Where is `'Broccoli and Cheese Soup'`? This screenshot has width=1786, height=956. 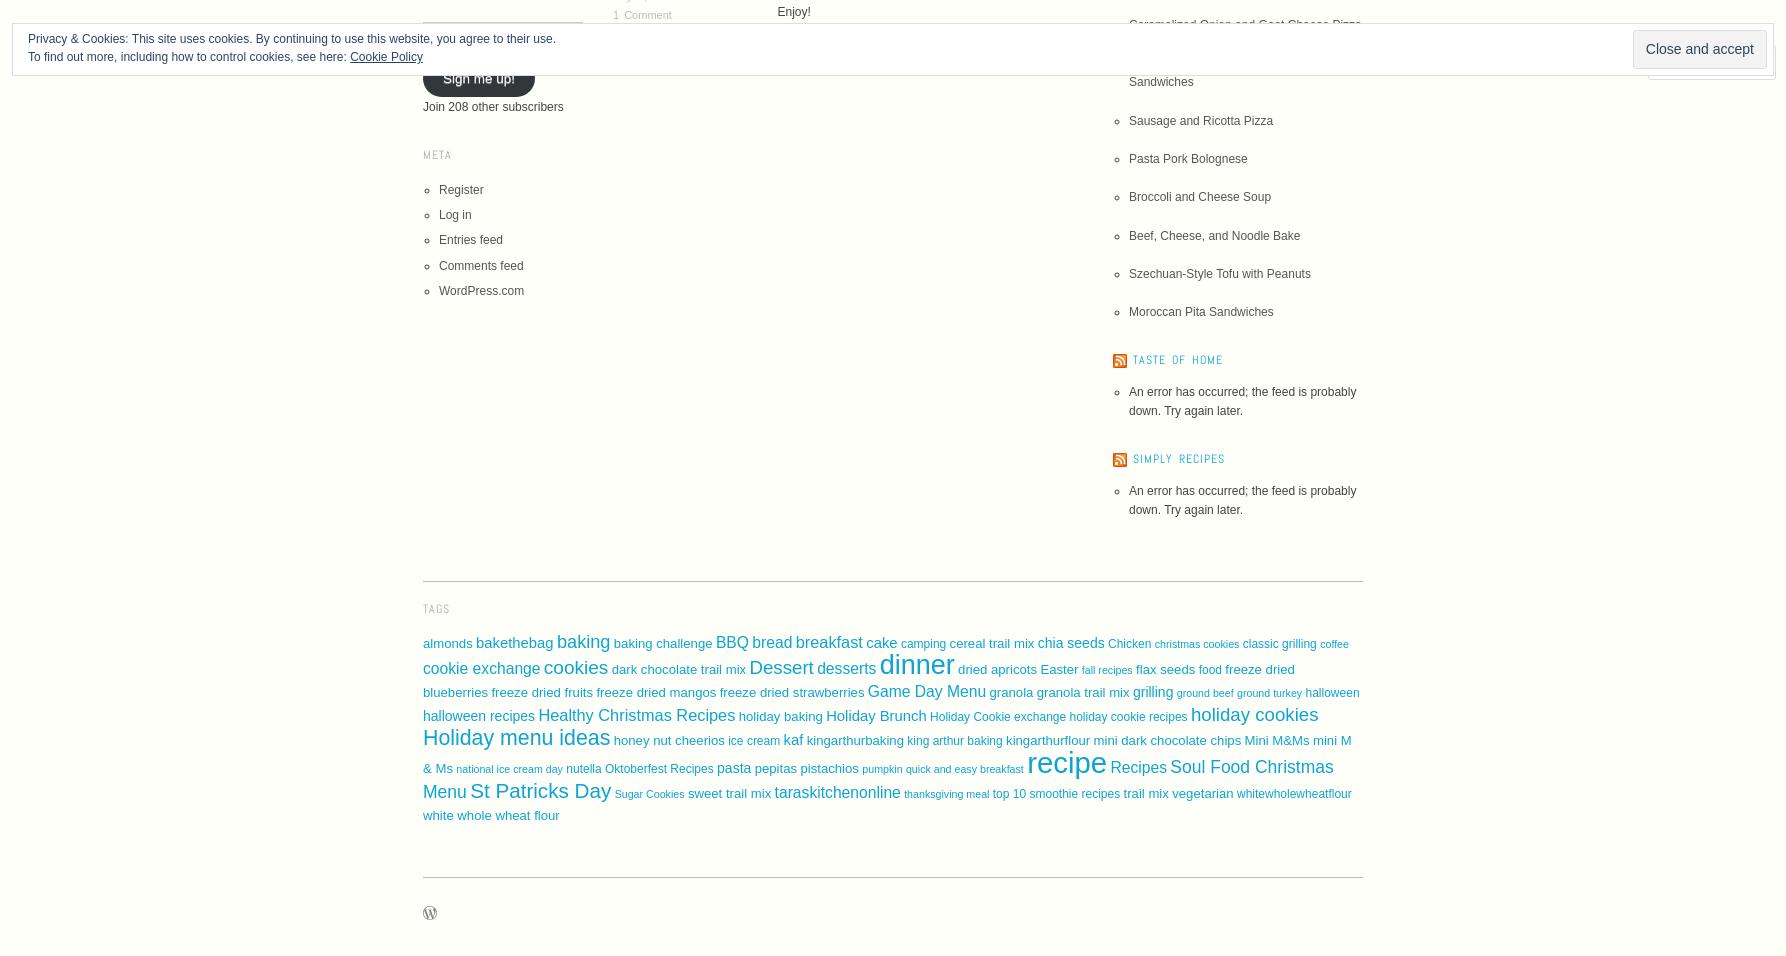 'Broccoli and Cheese Soup' is located at coordinates (1127, 197).